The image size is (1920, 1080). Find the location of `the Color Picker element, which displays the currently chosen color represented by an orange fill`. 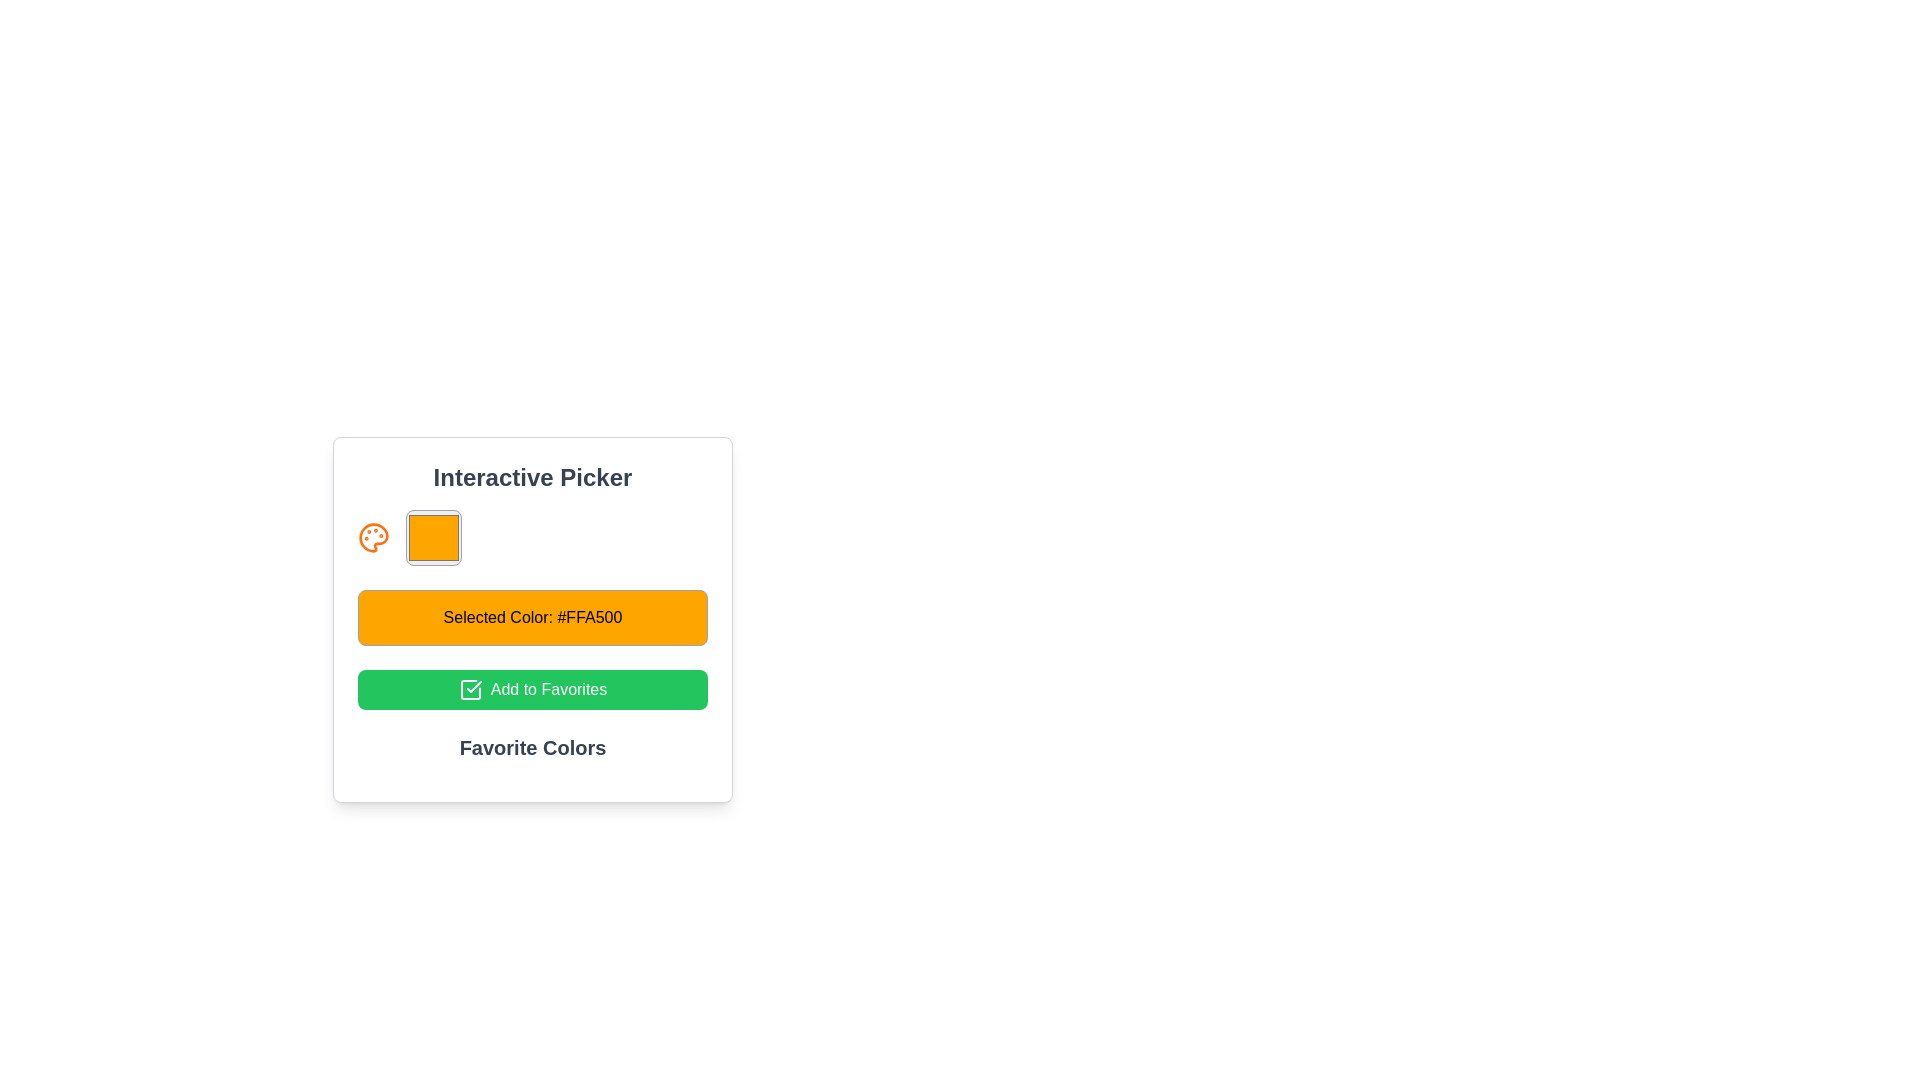

the Color Picker element, which displays the currently chosen color represented by an orange fill is located at coordinates (432, 536).